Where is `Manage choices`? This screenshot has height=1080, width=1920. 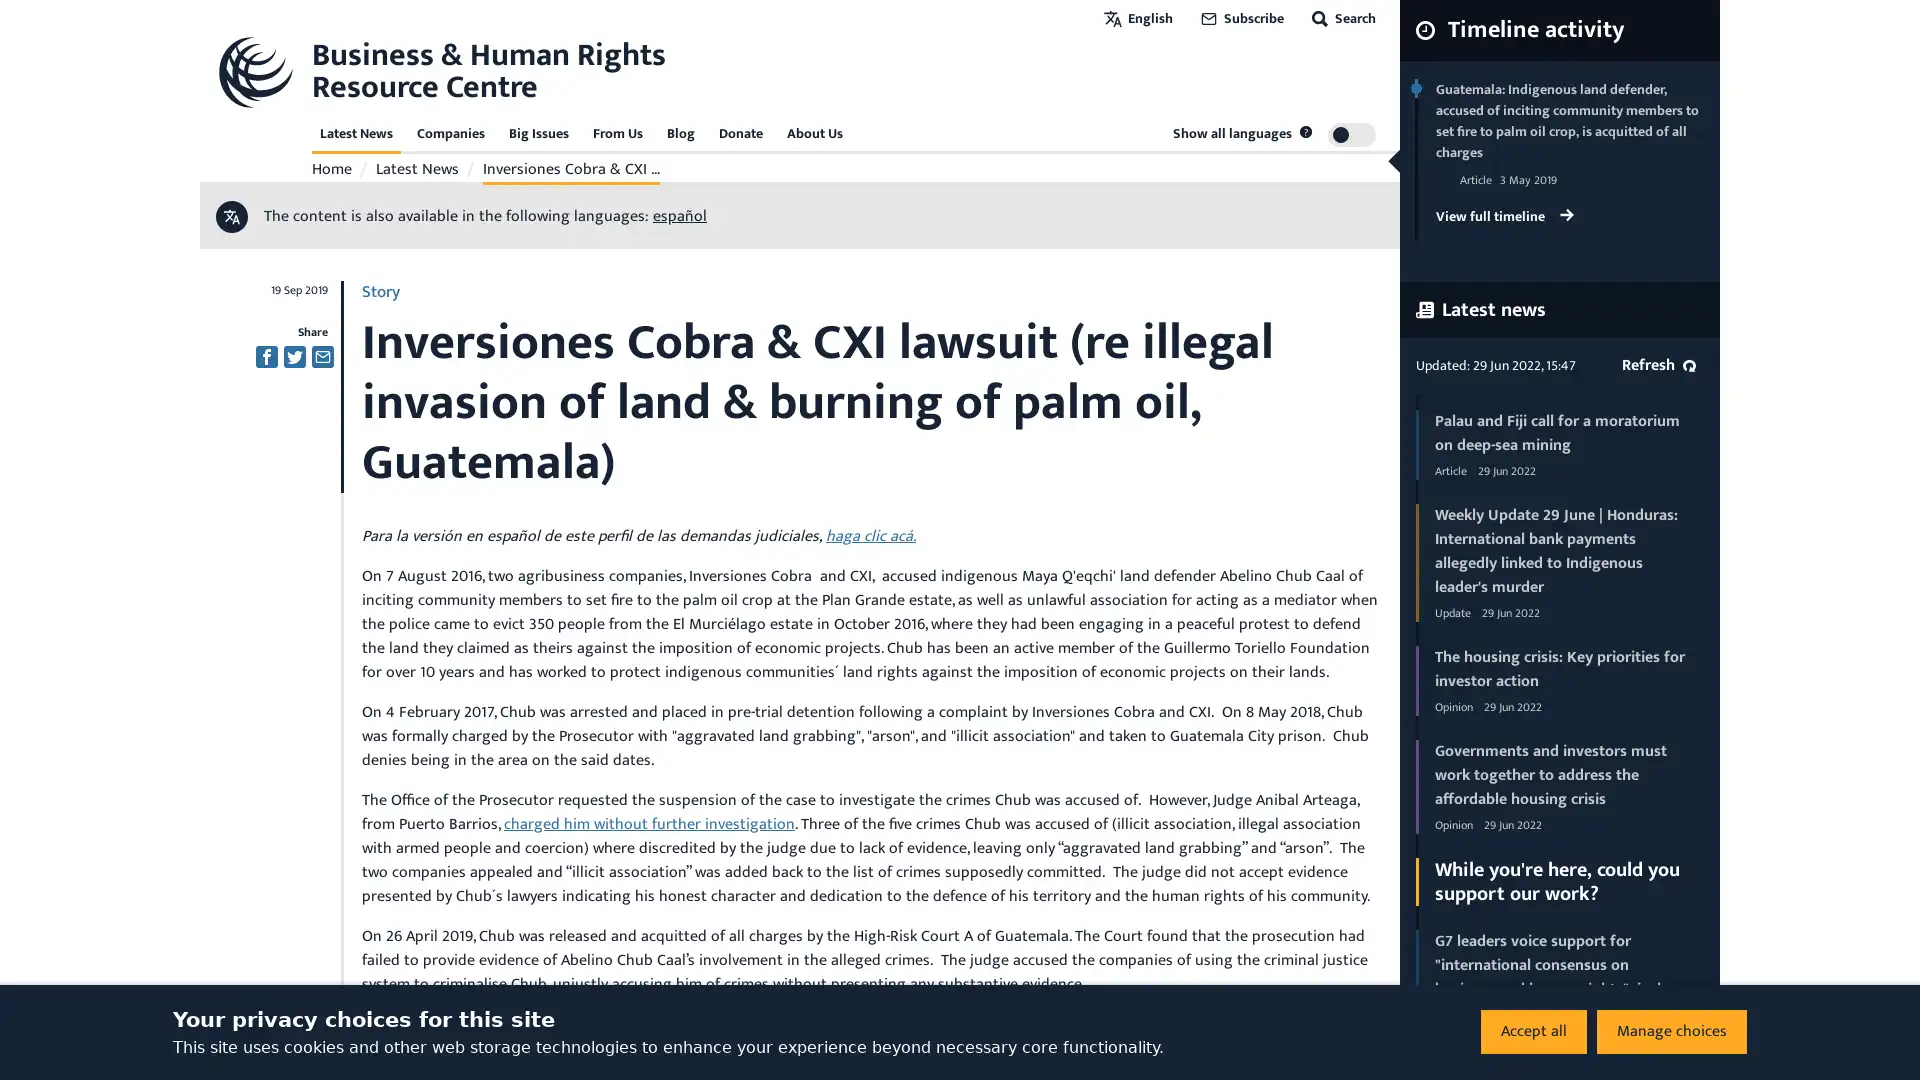
Manage choices is located at coordinates (1670, 1032).